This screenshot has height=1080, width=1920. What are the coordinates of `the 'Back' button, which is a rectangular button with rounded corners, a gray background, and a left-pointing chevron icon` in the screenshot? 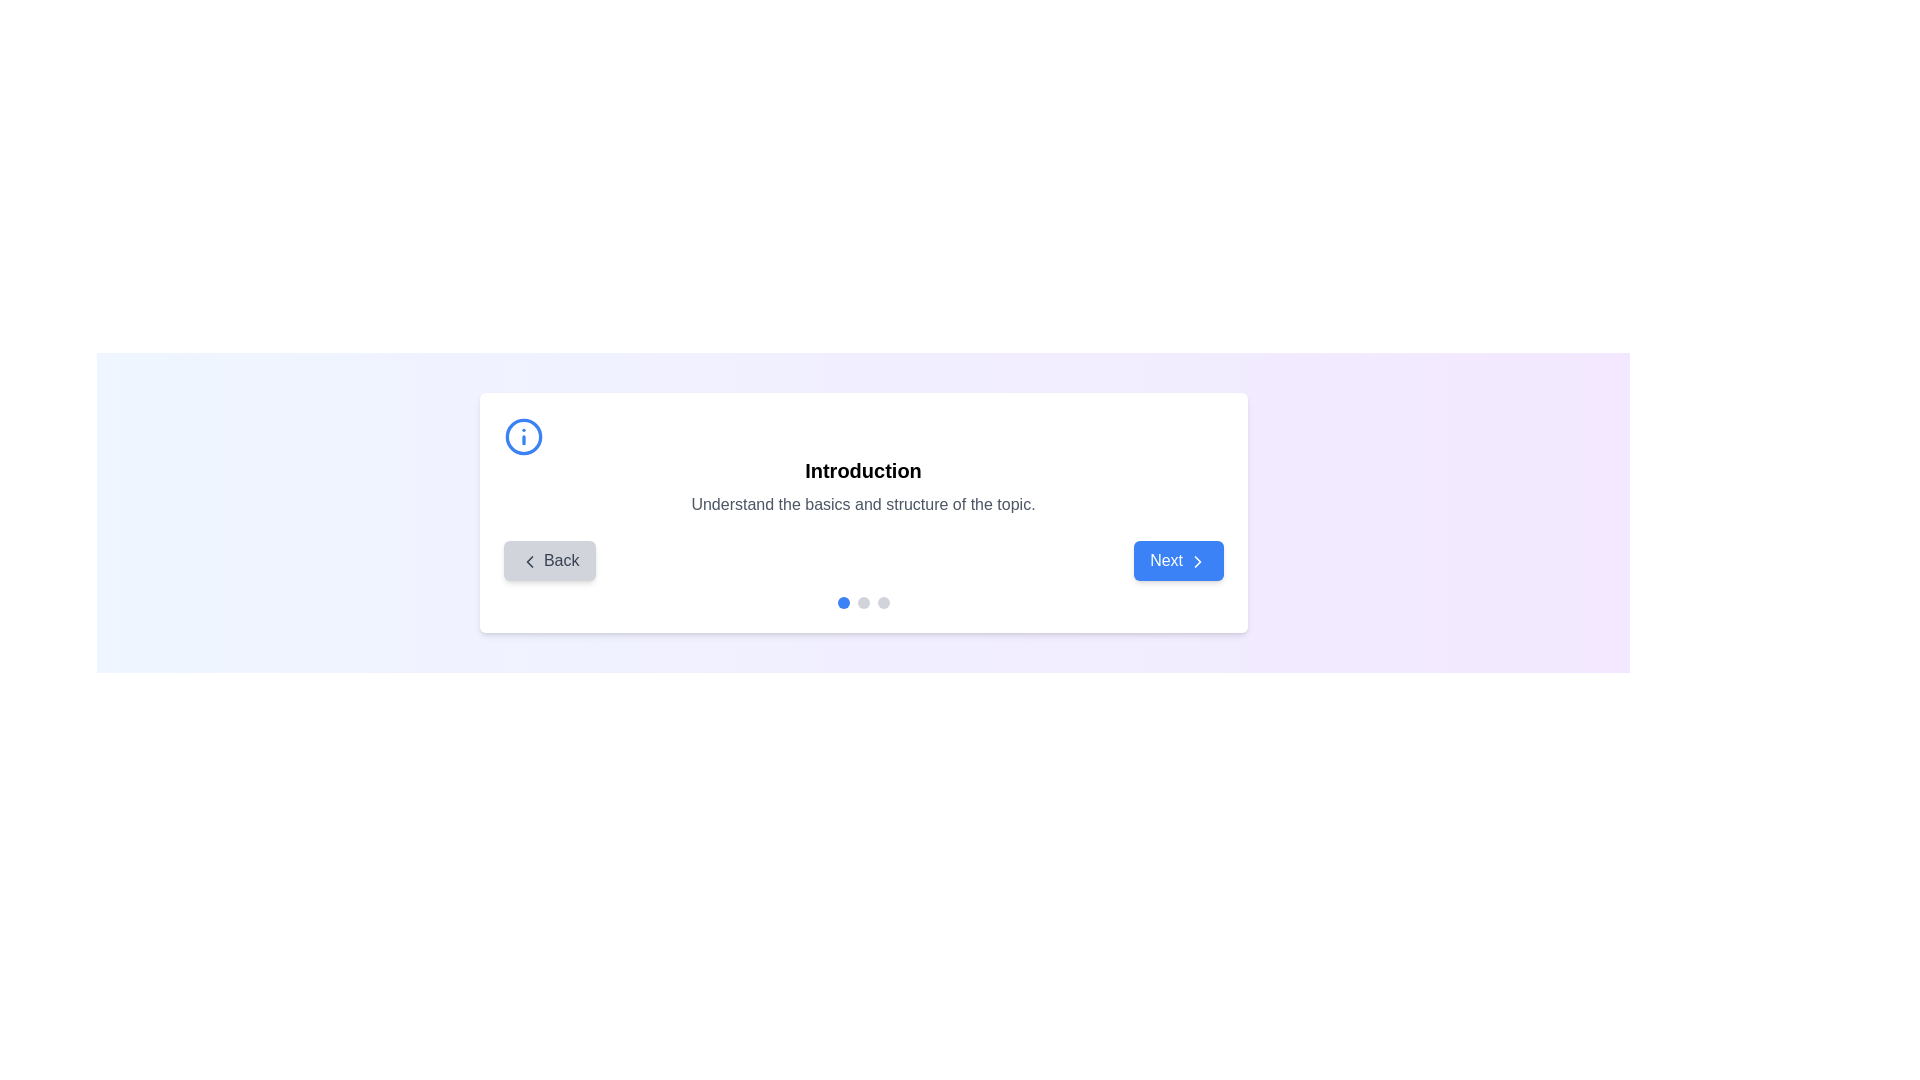 It's located at (549, 560).